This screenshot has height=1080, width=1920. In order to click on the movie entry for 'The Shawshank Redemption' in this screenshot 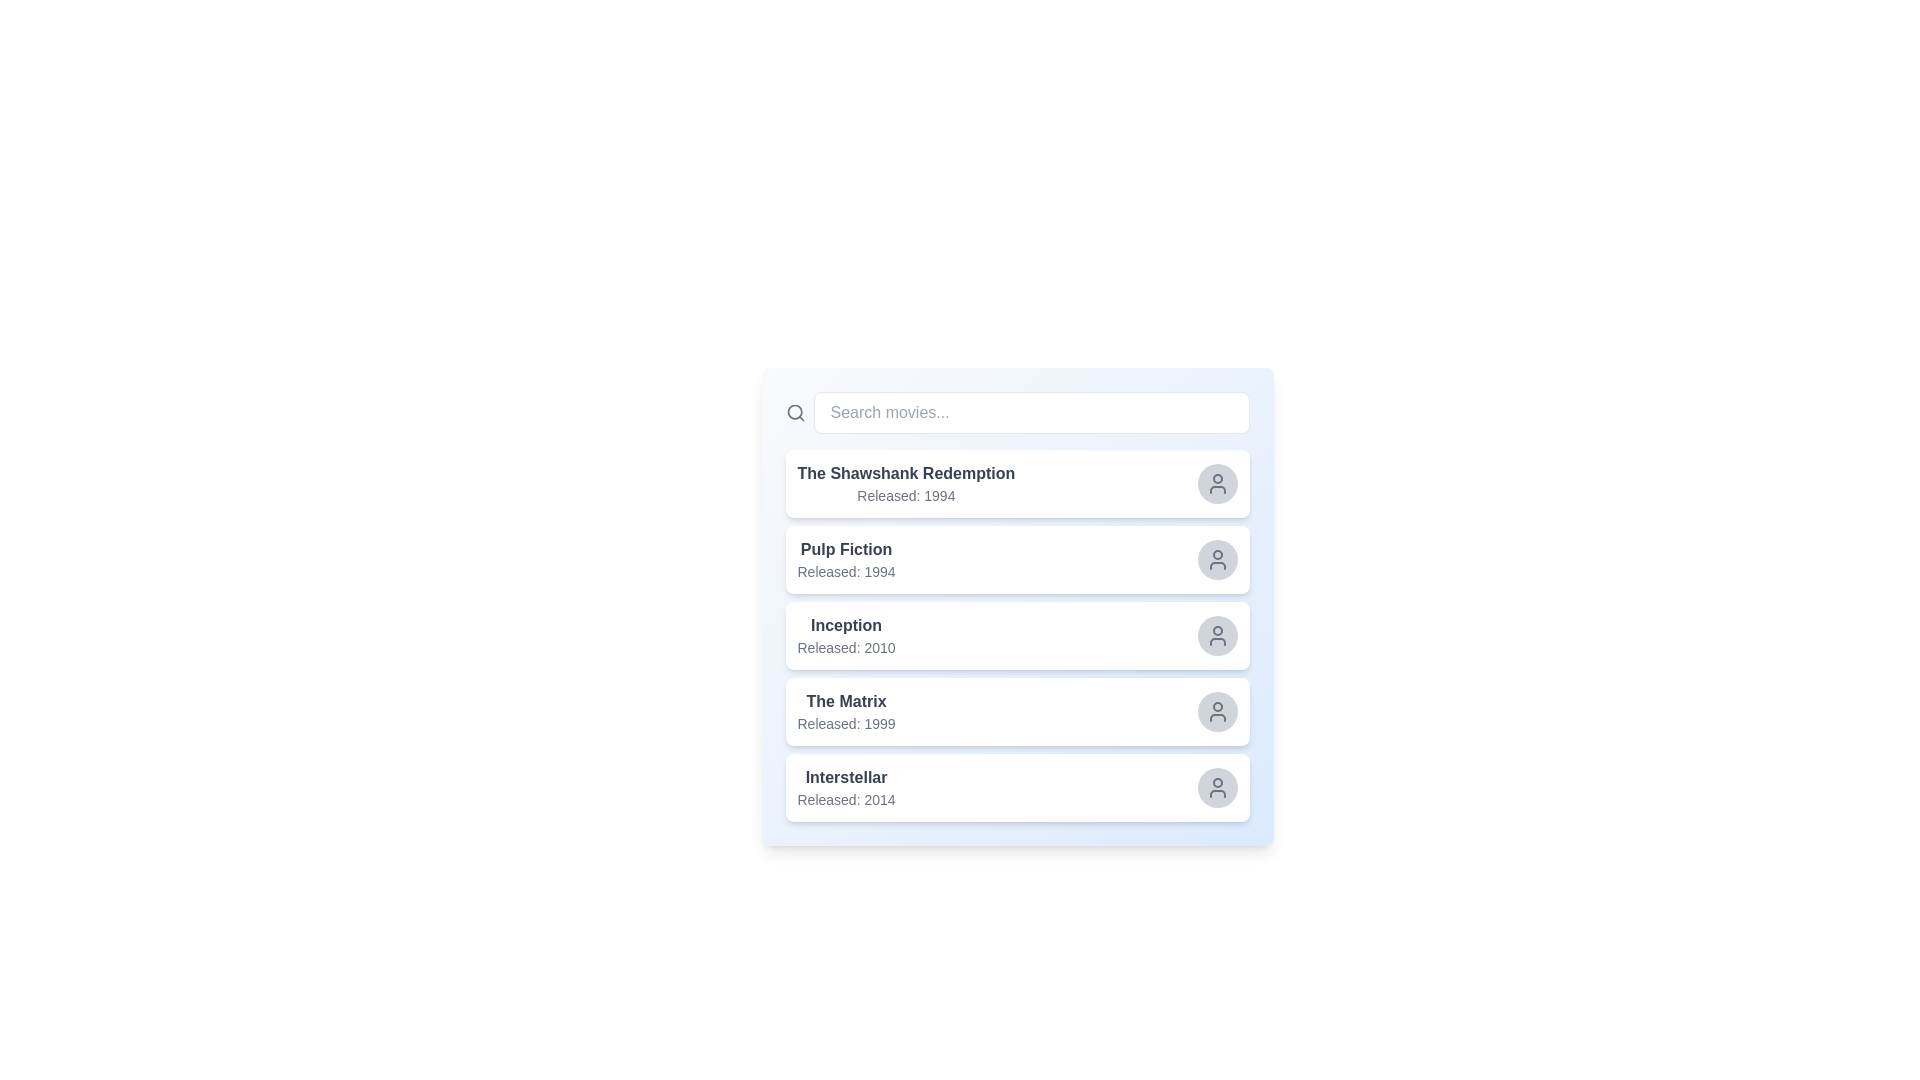, I will do `click(1017, 483)`.